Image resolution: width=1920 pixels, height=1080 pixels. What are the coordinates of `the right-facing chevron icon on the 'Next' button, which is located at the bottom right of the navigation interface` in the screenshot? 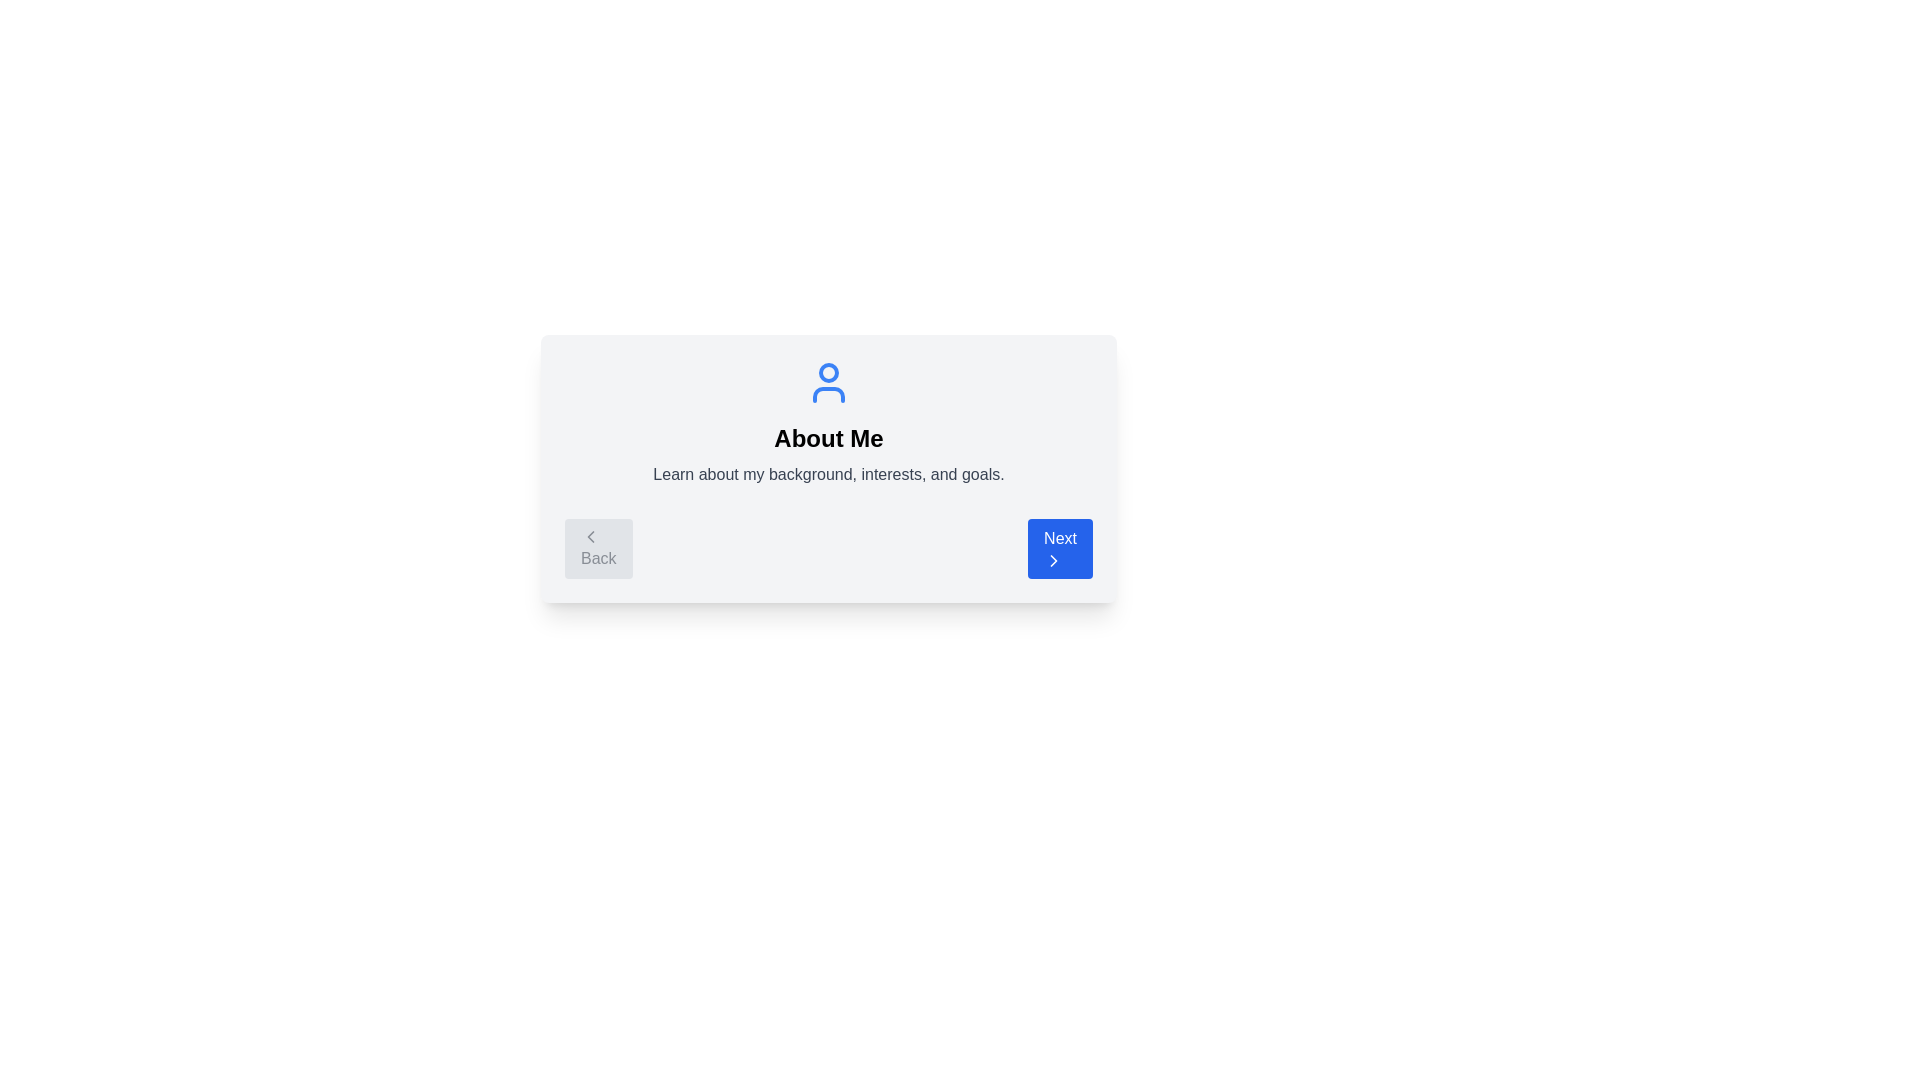 It's located at (1053, 560).